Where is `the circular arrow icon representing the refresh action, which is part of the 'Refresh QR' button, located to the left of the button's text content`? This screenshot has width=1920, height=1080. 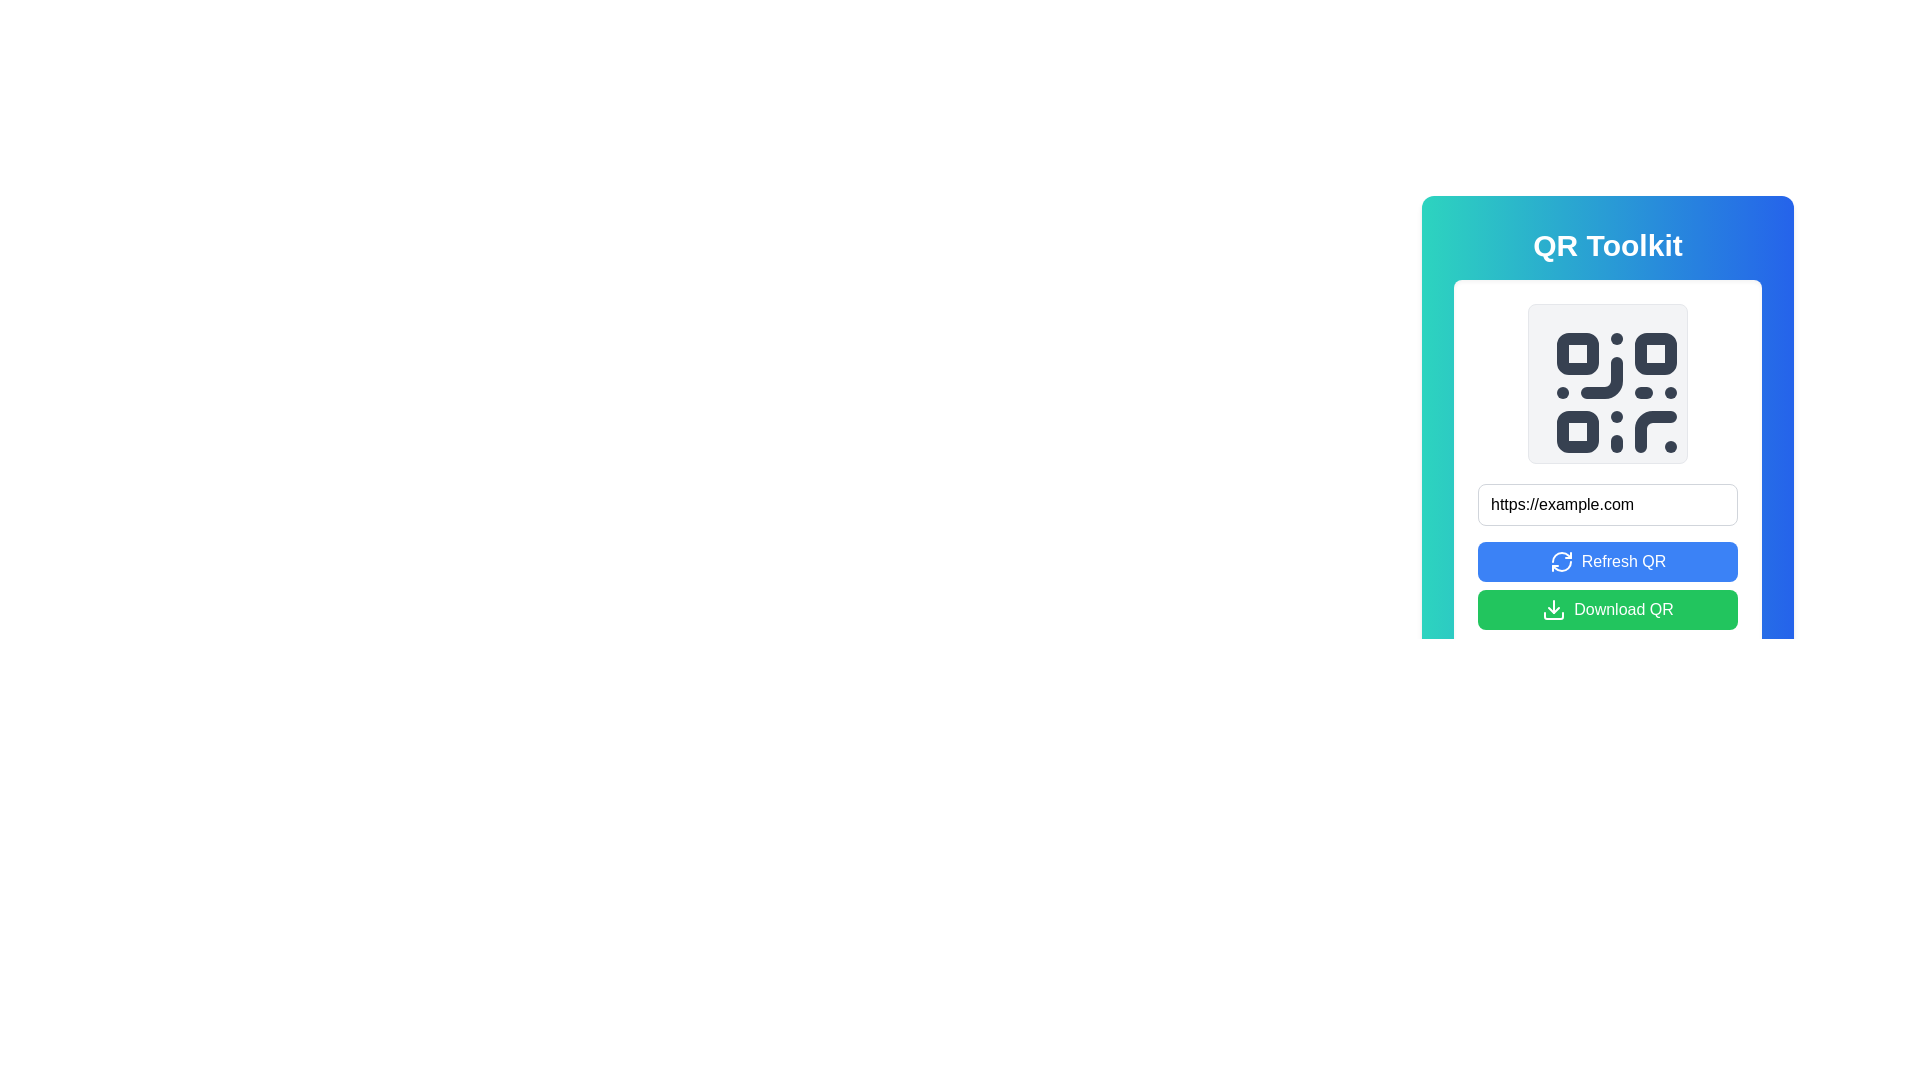
the circular arrow icon representing the refresh action, which is part of the 'Refresh QR' button, located to the left of the button's text content is located at coordinates (1560, 562).